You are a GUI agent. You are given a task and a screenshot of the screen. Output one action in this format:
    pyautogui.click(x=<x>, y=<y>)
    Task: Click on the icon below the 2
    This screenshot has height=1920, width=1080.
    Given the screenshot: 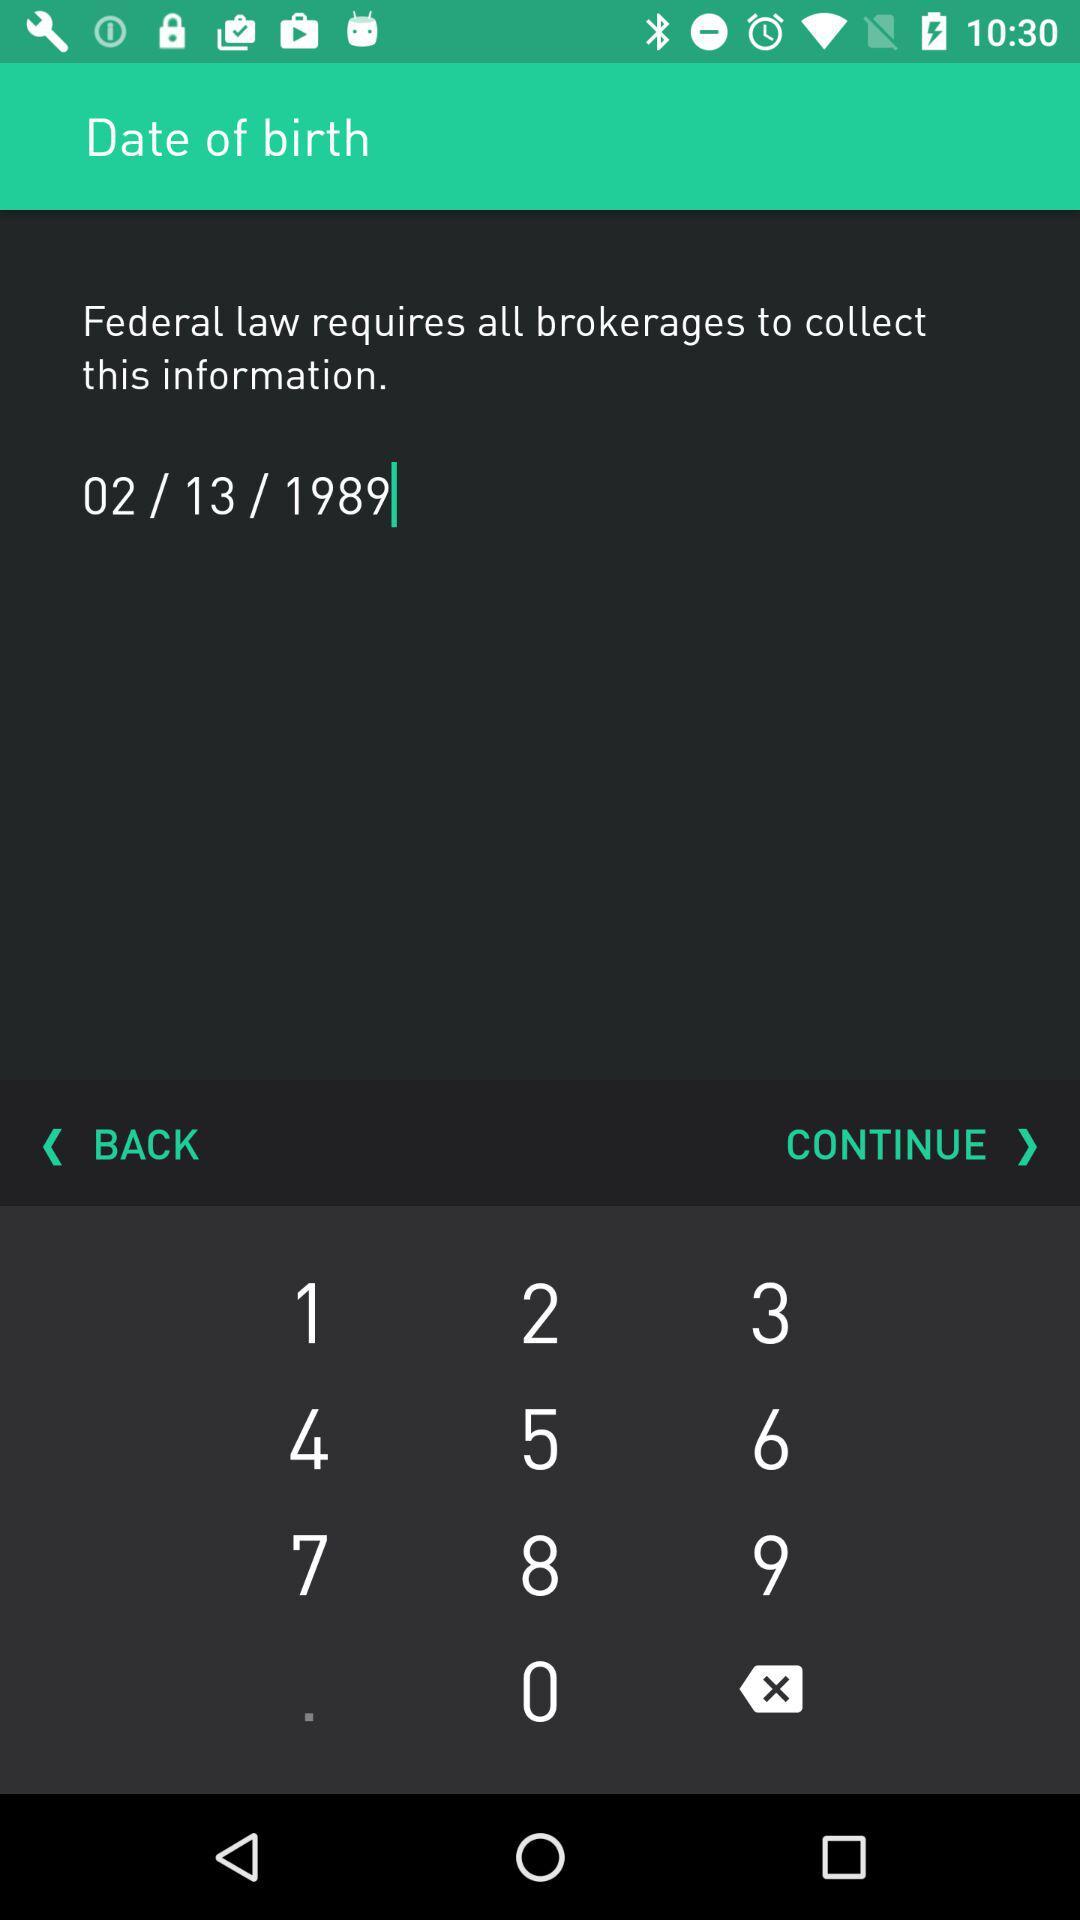 What is the action you would take?
    pyautogui.click(x=770, y=1435)
    